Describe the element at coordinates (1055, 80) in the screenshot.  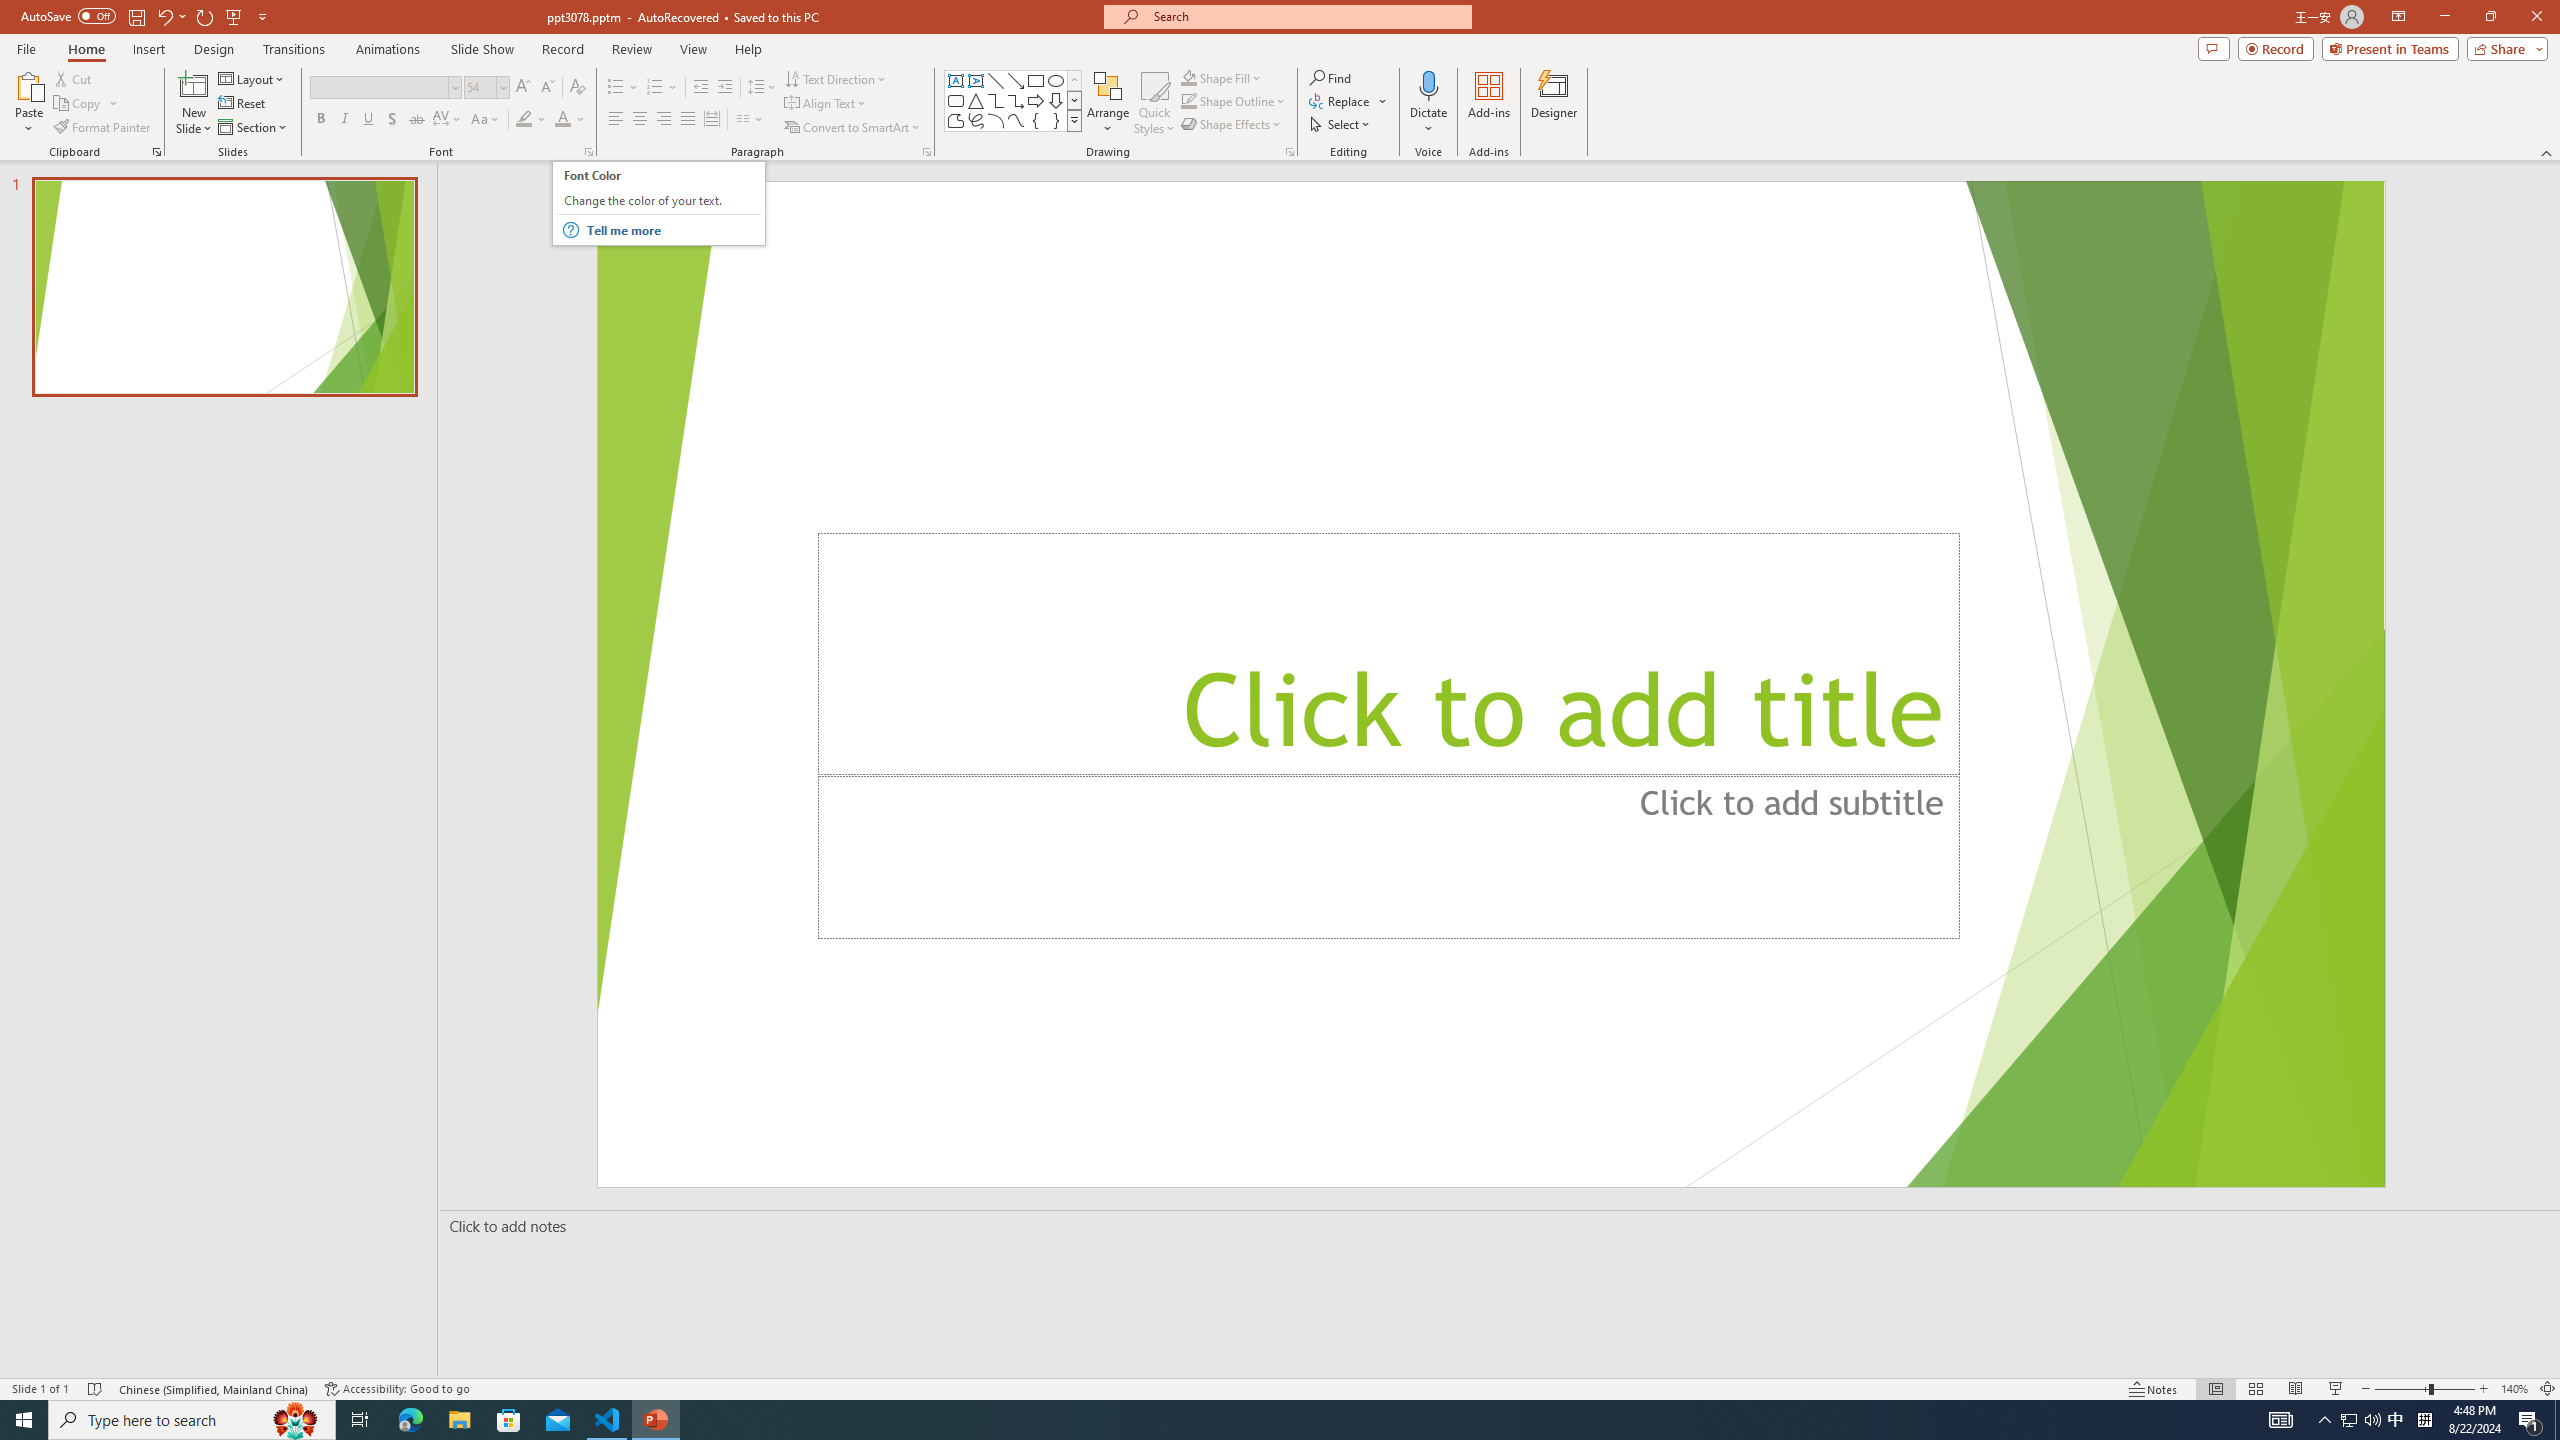
I see `'Oval'` at that location.